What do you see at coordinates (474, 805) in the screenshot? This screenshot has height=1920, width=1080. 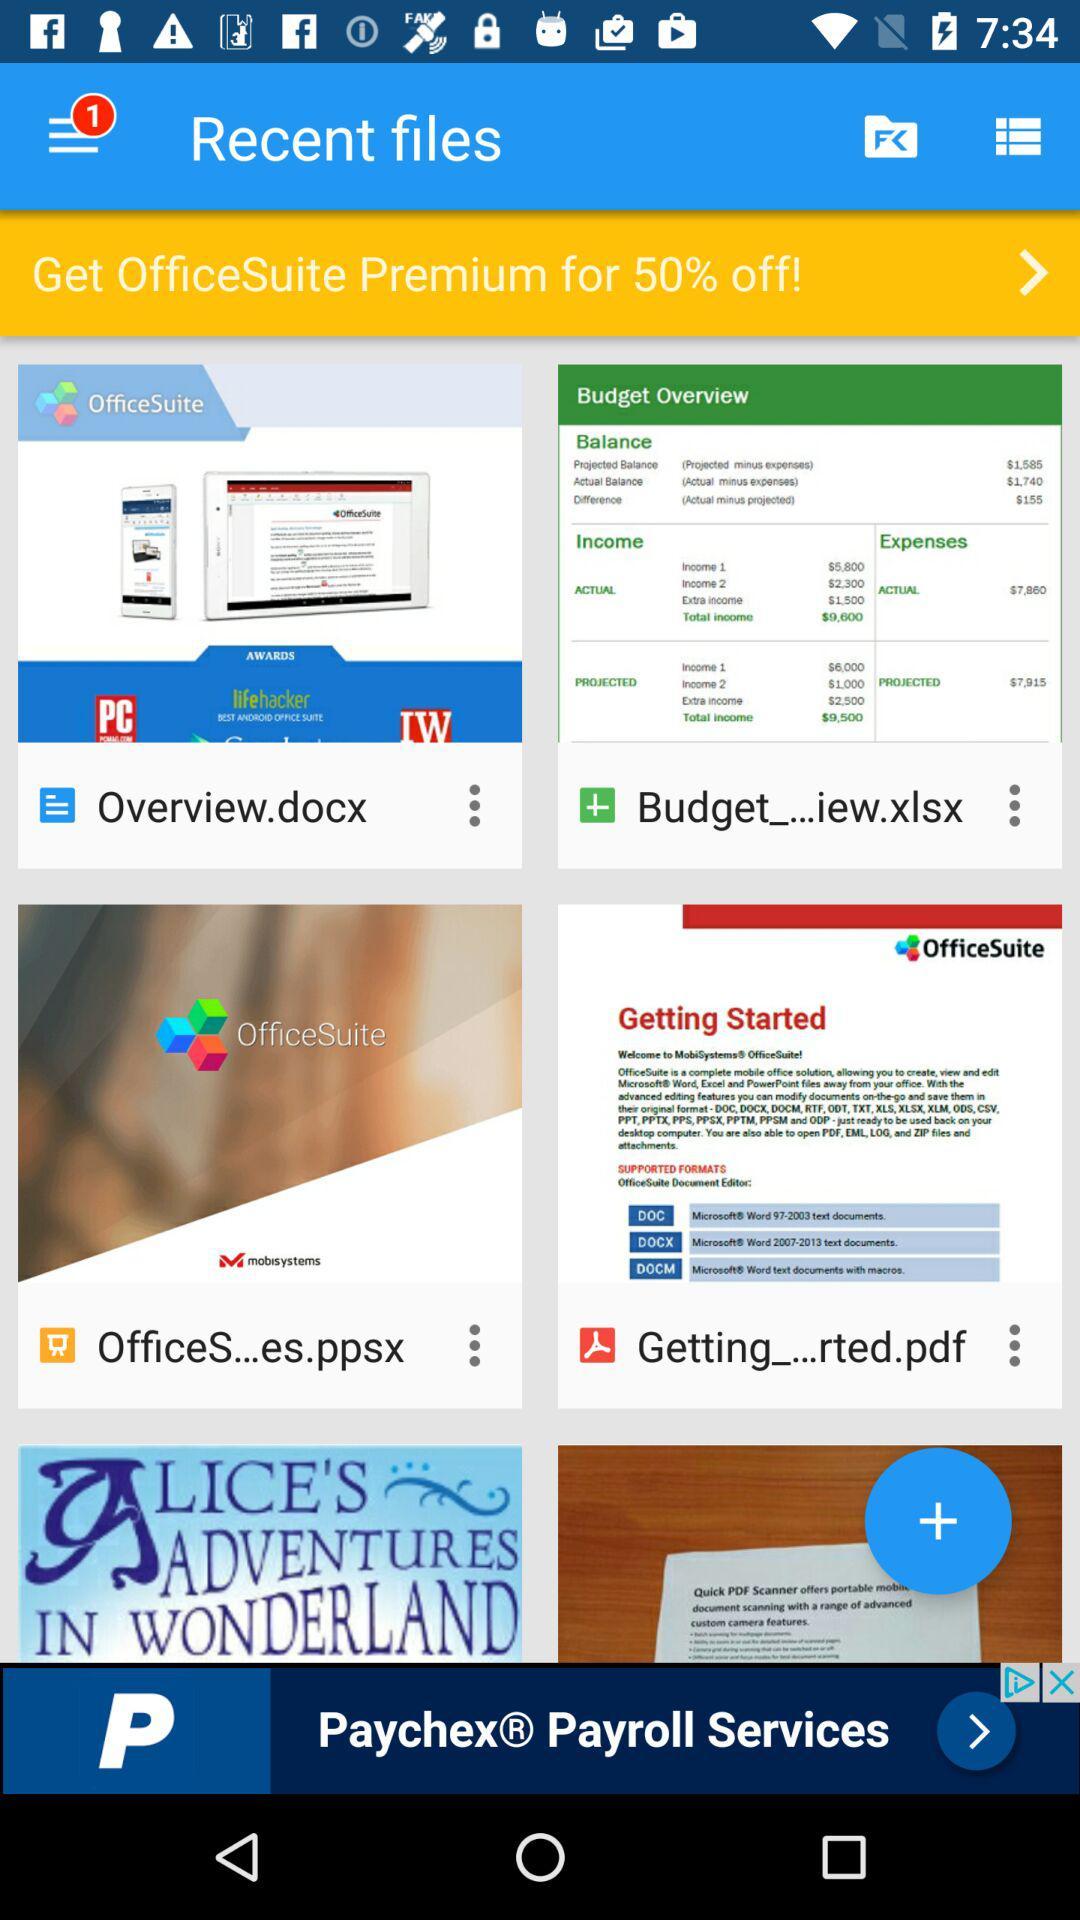 I see `detail button` at bounding box center [474, 805].